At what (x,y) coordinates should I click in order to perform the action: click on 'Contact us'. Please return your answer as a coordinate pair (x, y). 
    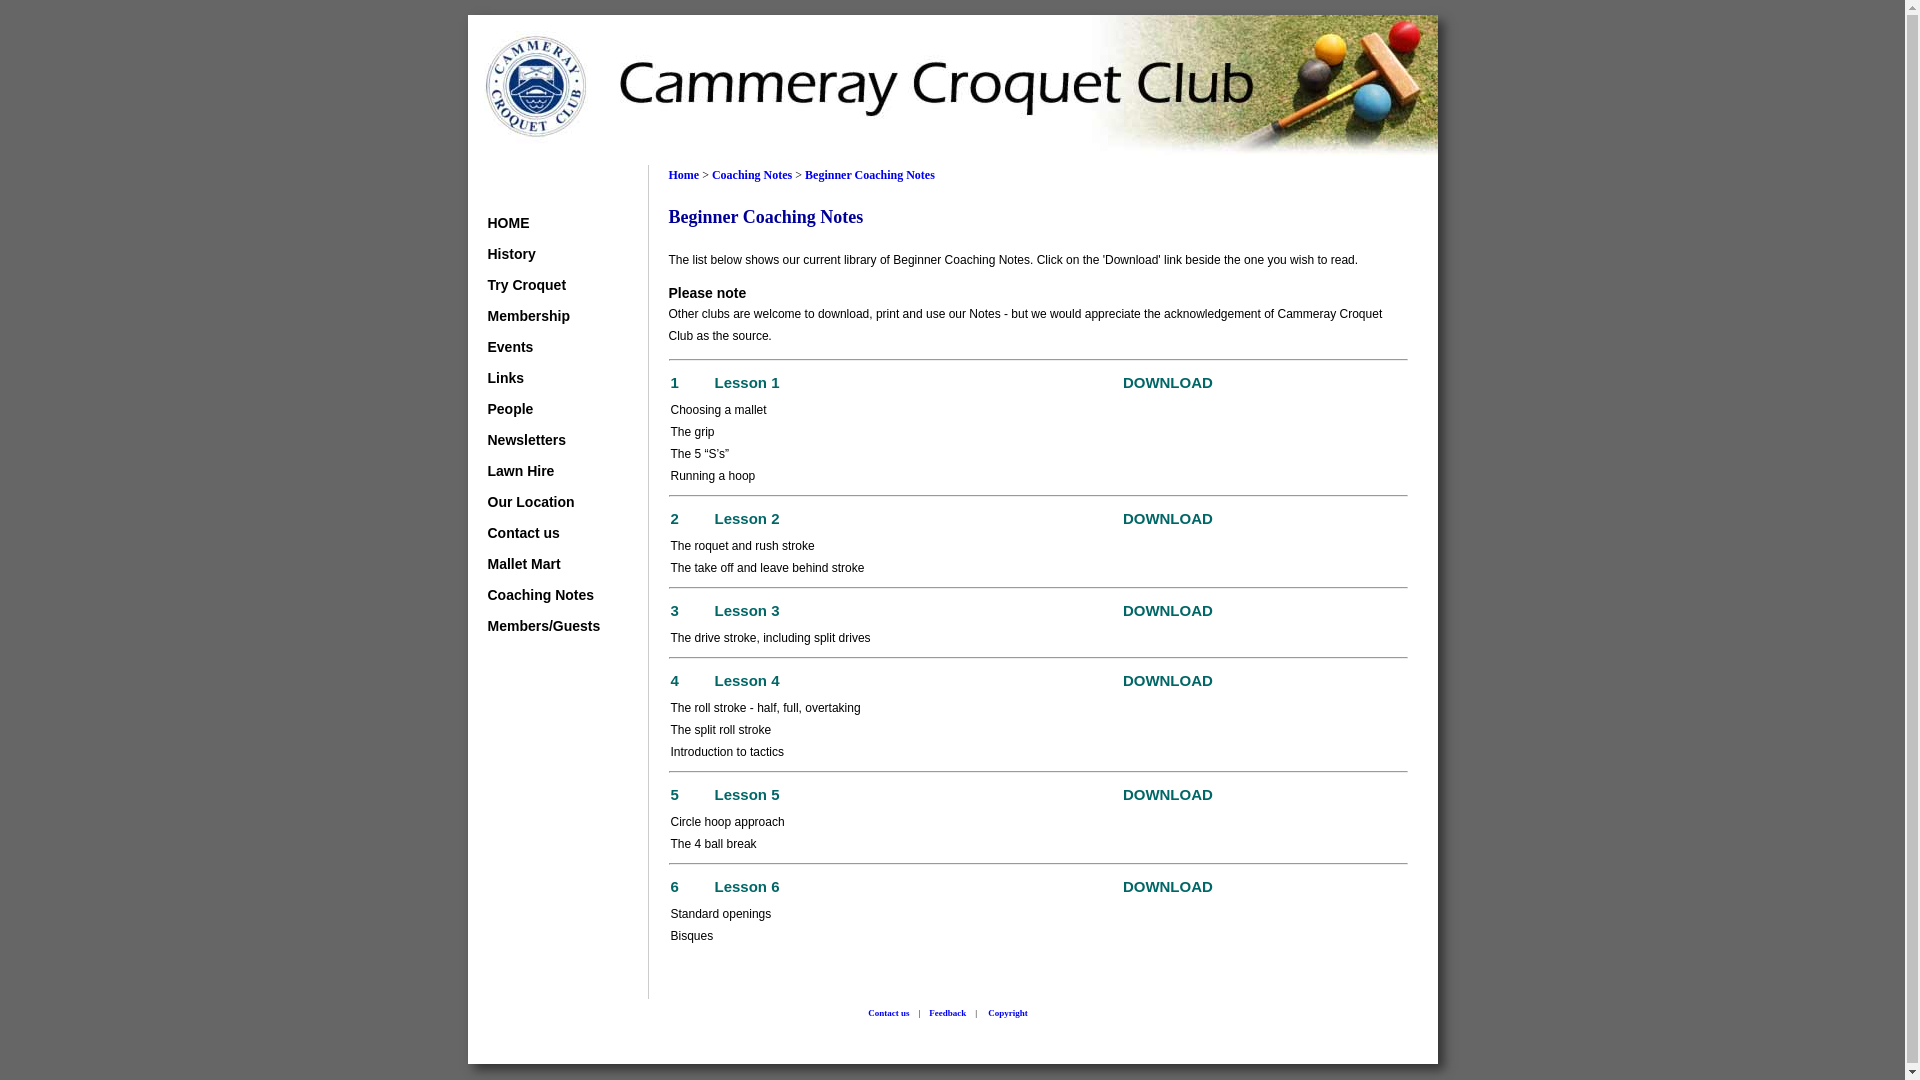
    Looking at the image, I should click on (546, 531).